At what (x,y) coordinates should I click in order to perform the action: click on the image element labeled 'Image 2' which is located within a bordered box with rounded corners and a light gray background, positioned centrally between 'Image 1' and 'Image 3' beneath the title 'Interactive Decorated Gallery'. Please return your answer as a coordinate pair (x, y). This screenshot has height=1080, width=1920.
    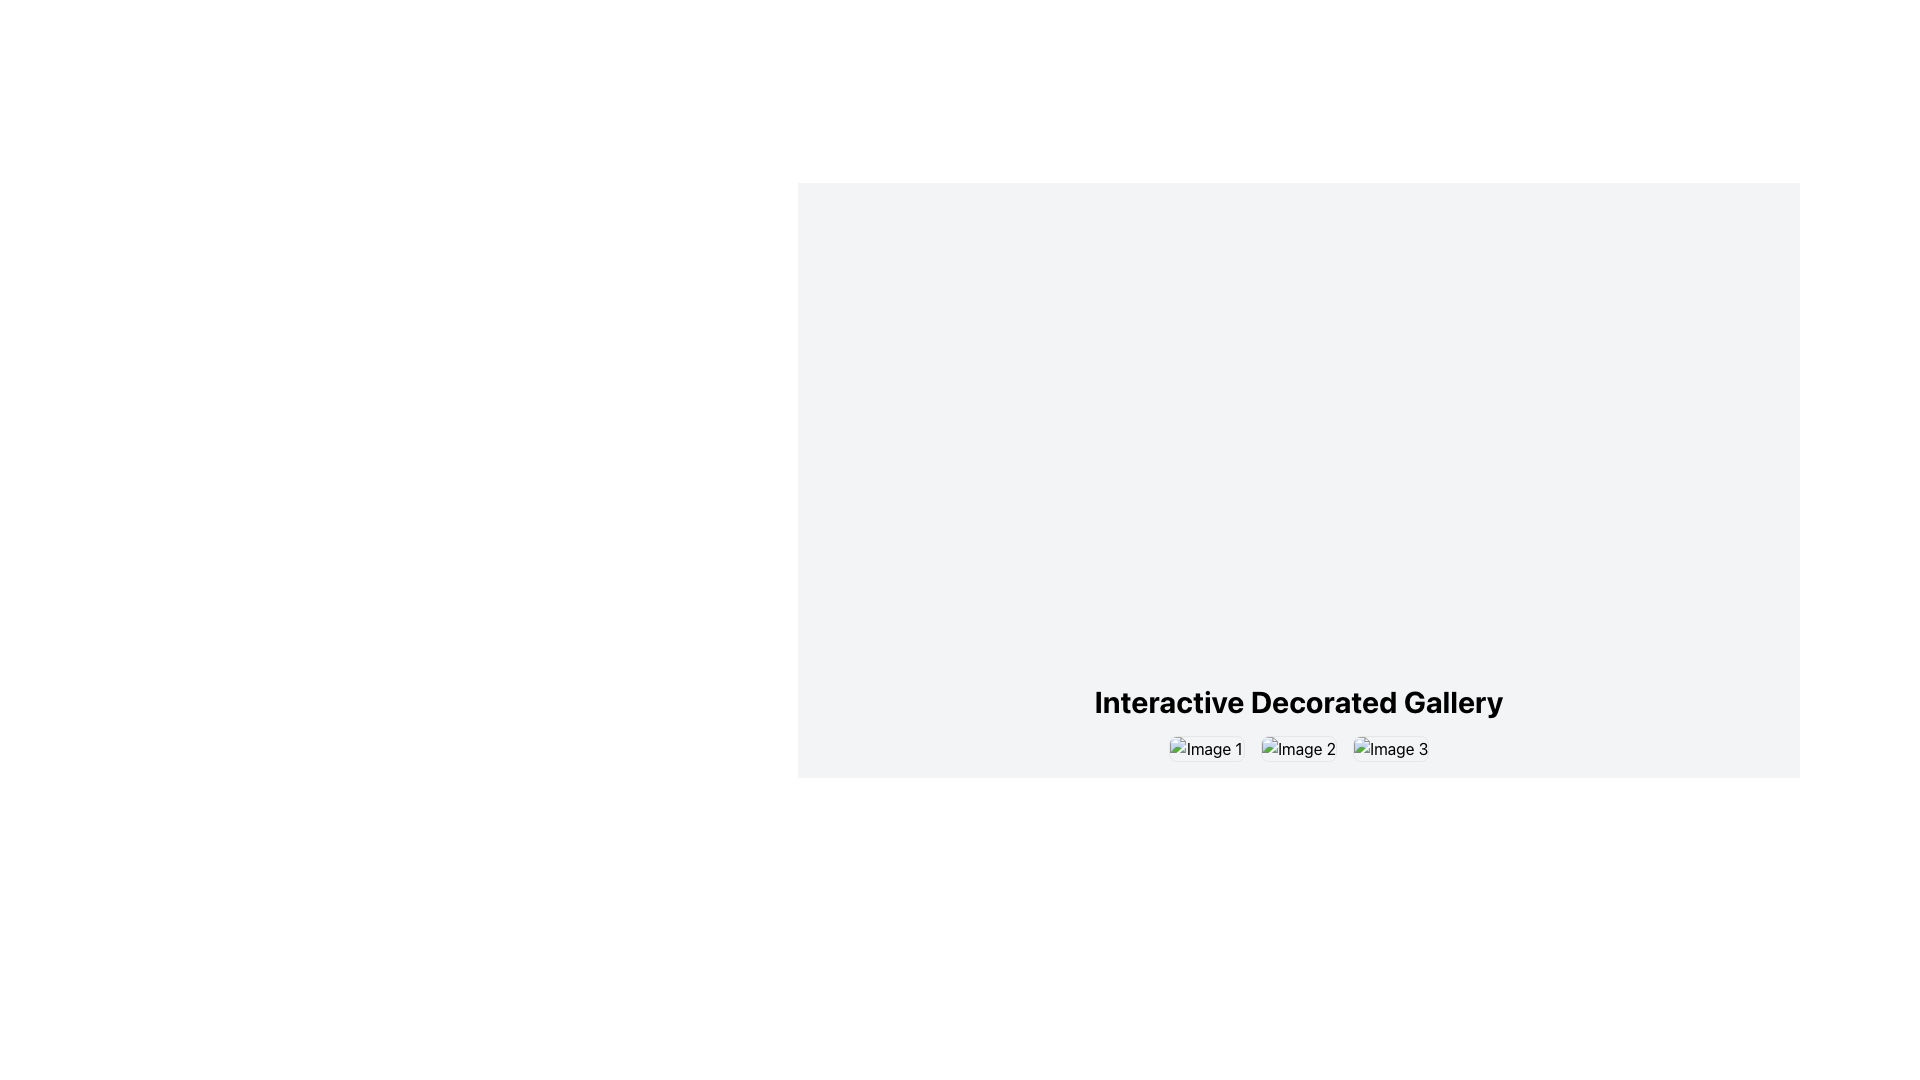
    Looking at the image, I should click on (1299, 748).